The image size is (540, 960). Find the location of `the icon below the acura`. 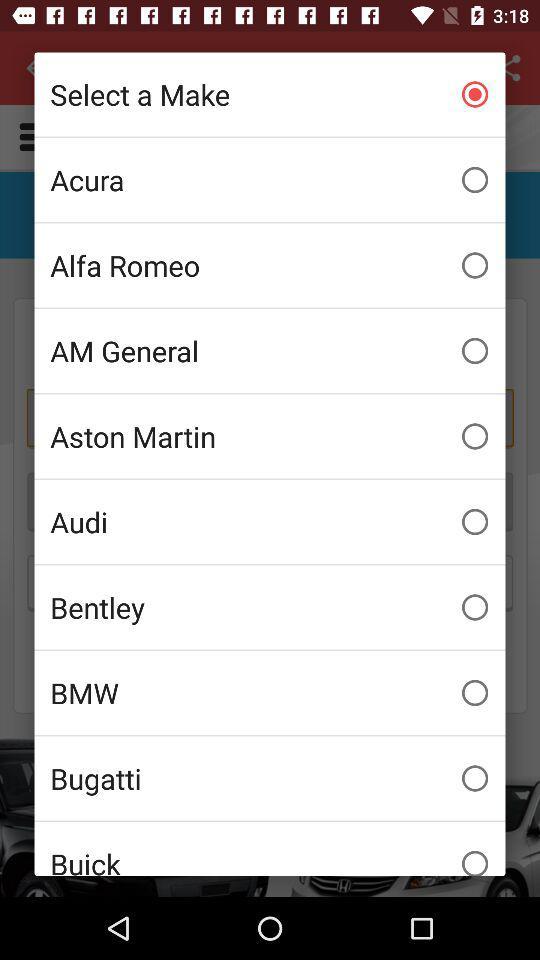

the icon below the acura is located at coordinates (270, 264).